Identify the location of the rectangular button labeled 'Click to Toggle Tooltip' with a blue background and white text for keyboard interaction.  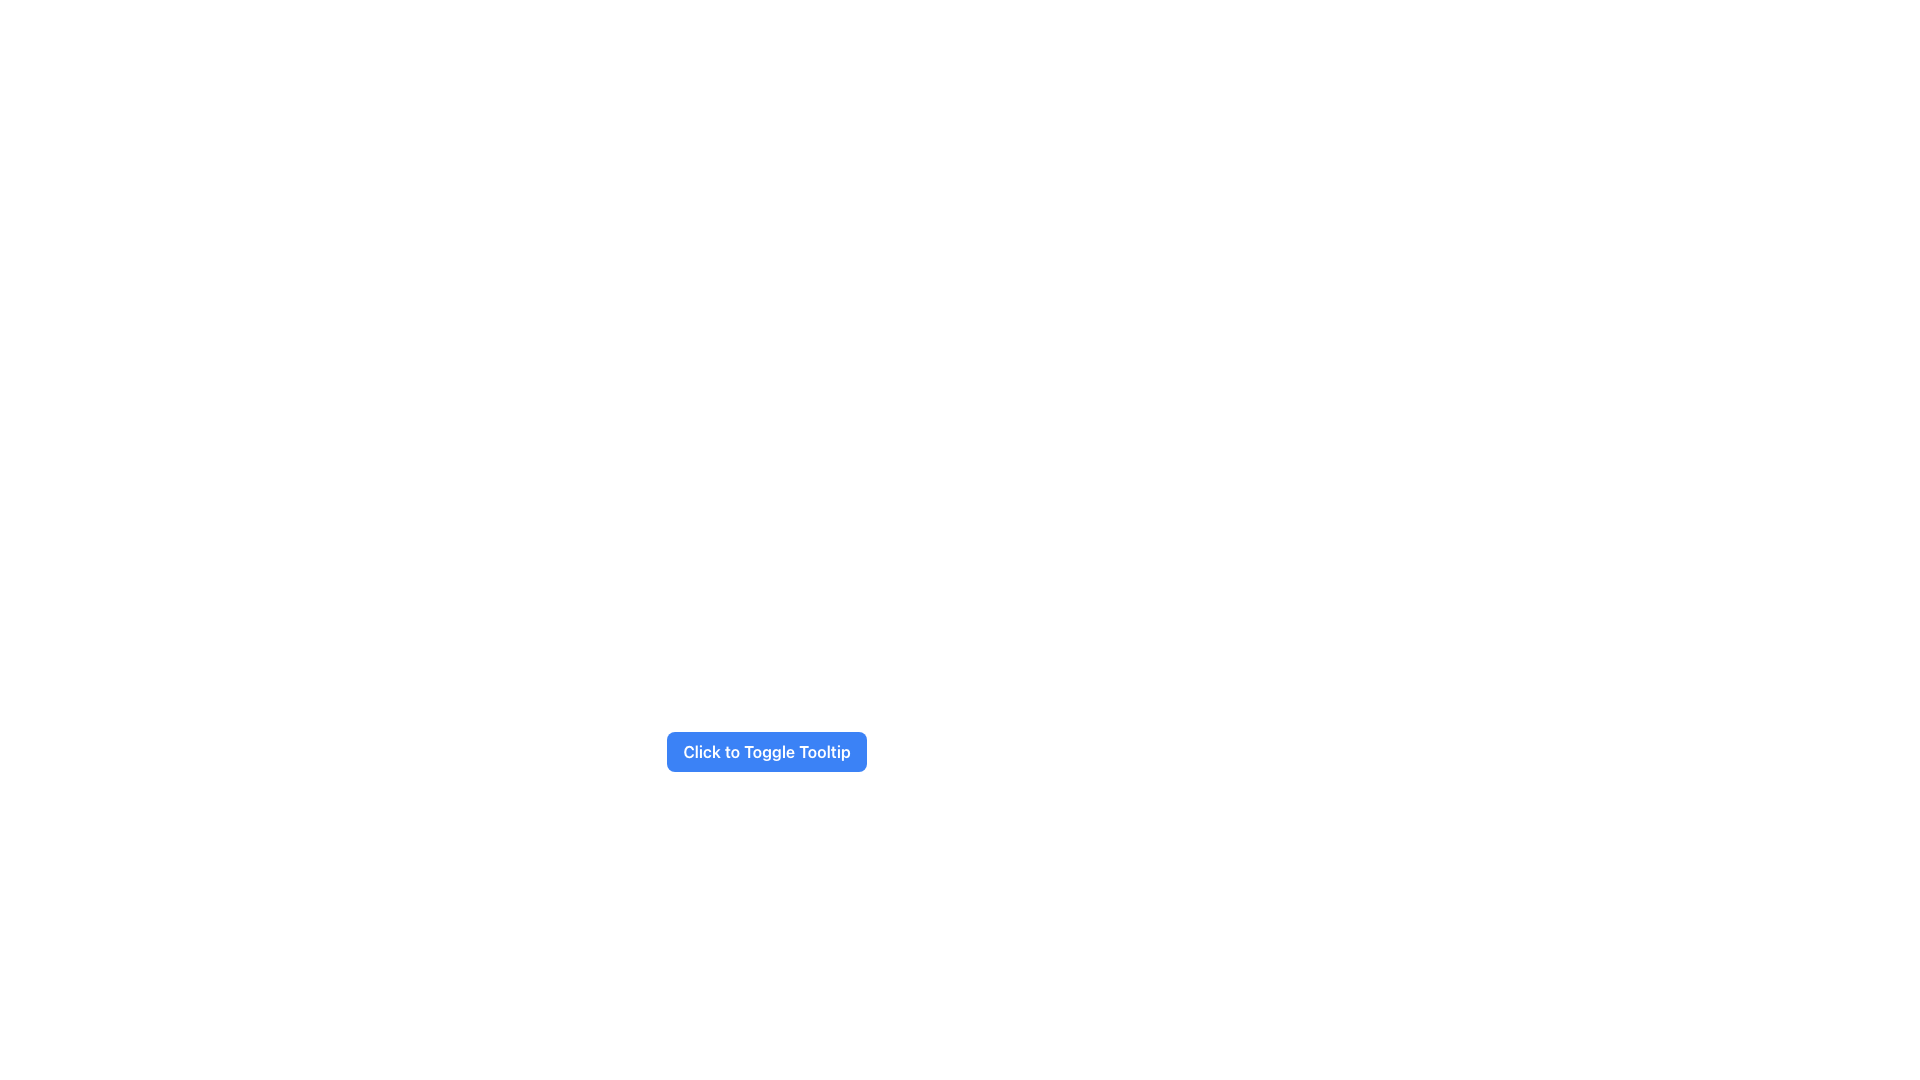
(766, 752).